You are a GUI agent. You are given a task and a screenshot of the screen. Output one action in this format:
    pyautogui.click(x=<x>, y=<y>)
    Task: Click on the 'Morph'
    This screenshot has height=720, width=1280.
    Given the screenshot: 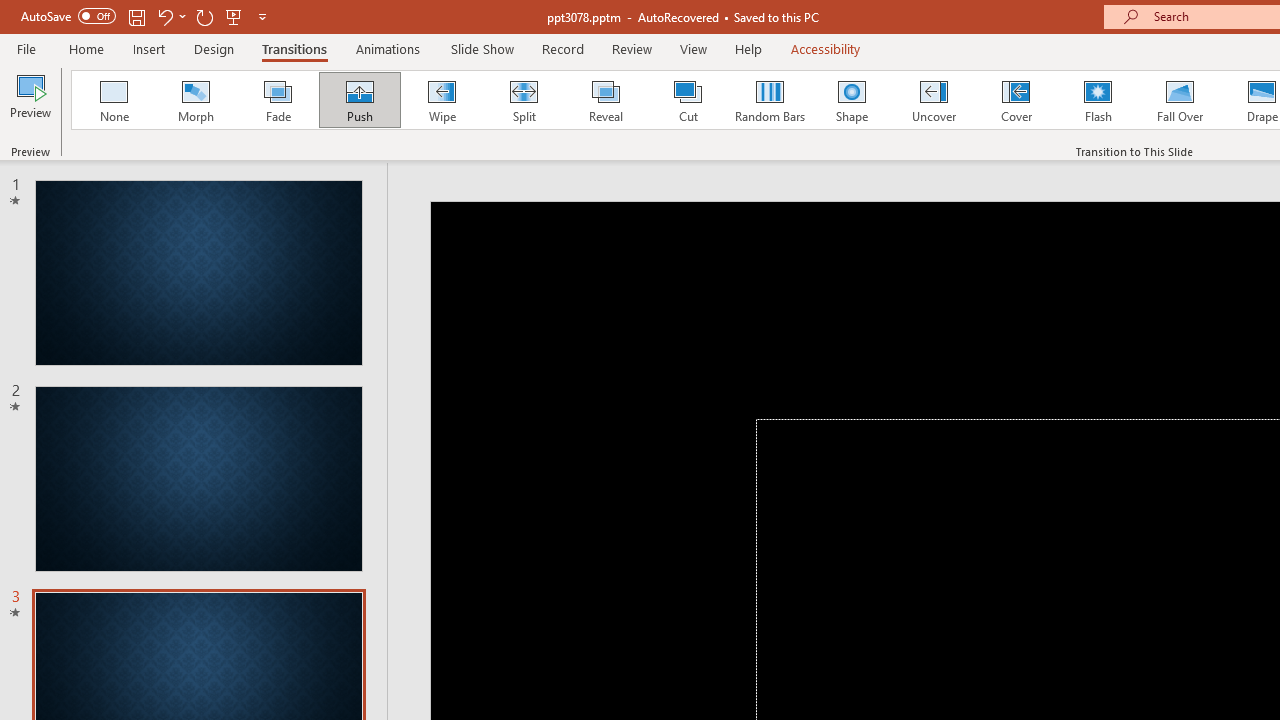 What is the action you would take?
    pyautogui.click(x=195, y=100)
    